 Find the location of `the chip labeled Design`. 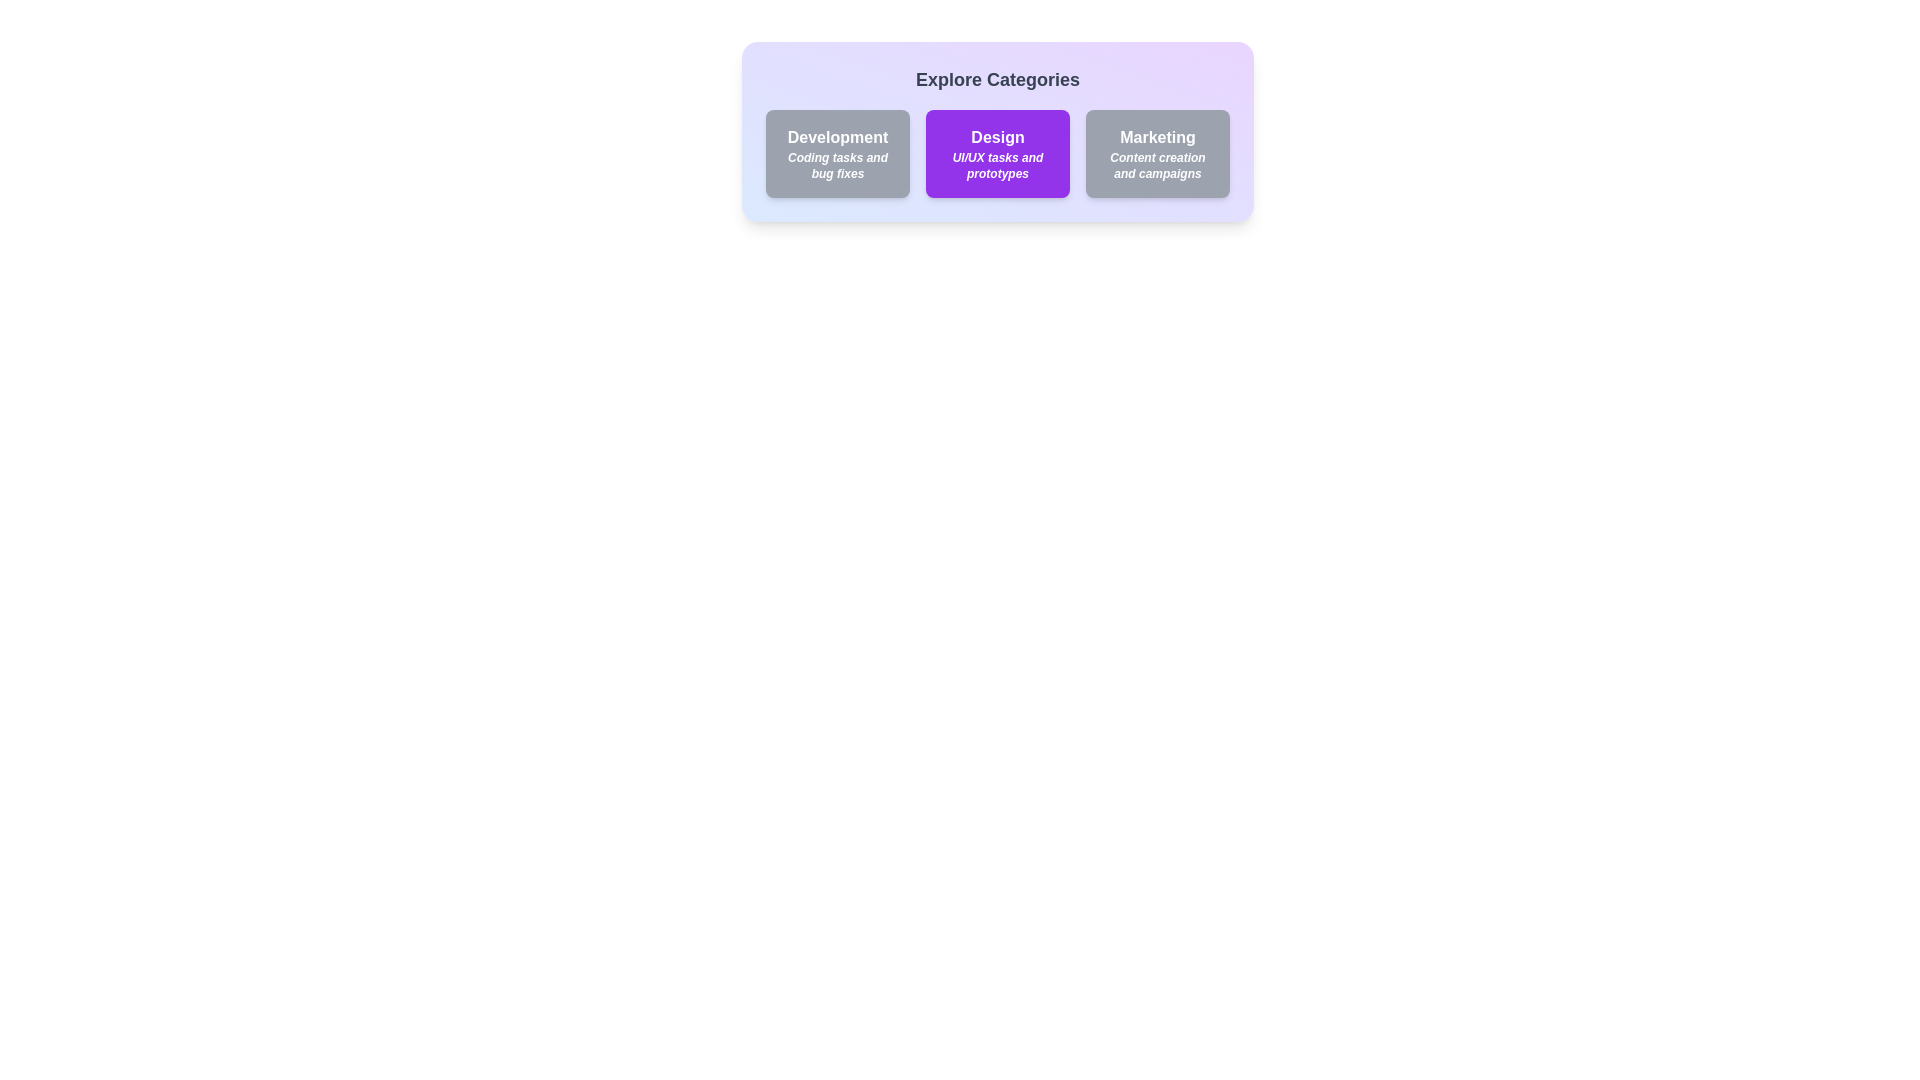

the chip labeled Design is located at coordinates (998, 153).